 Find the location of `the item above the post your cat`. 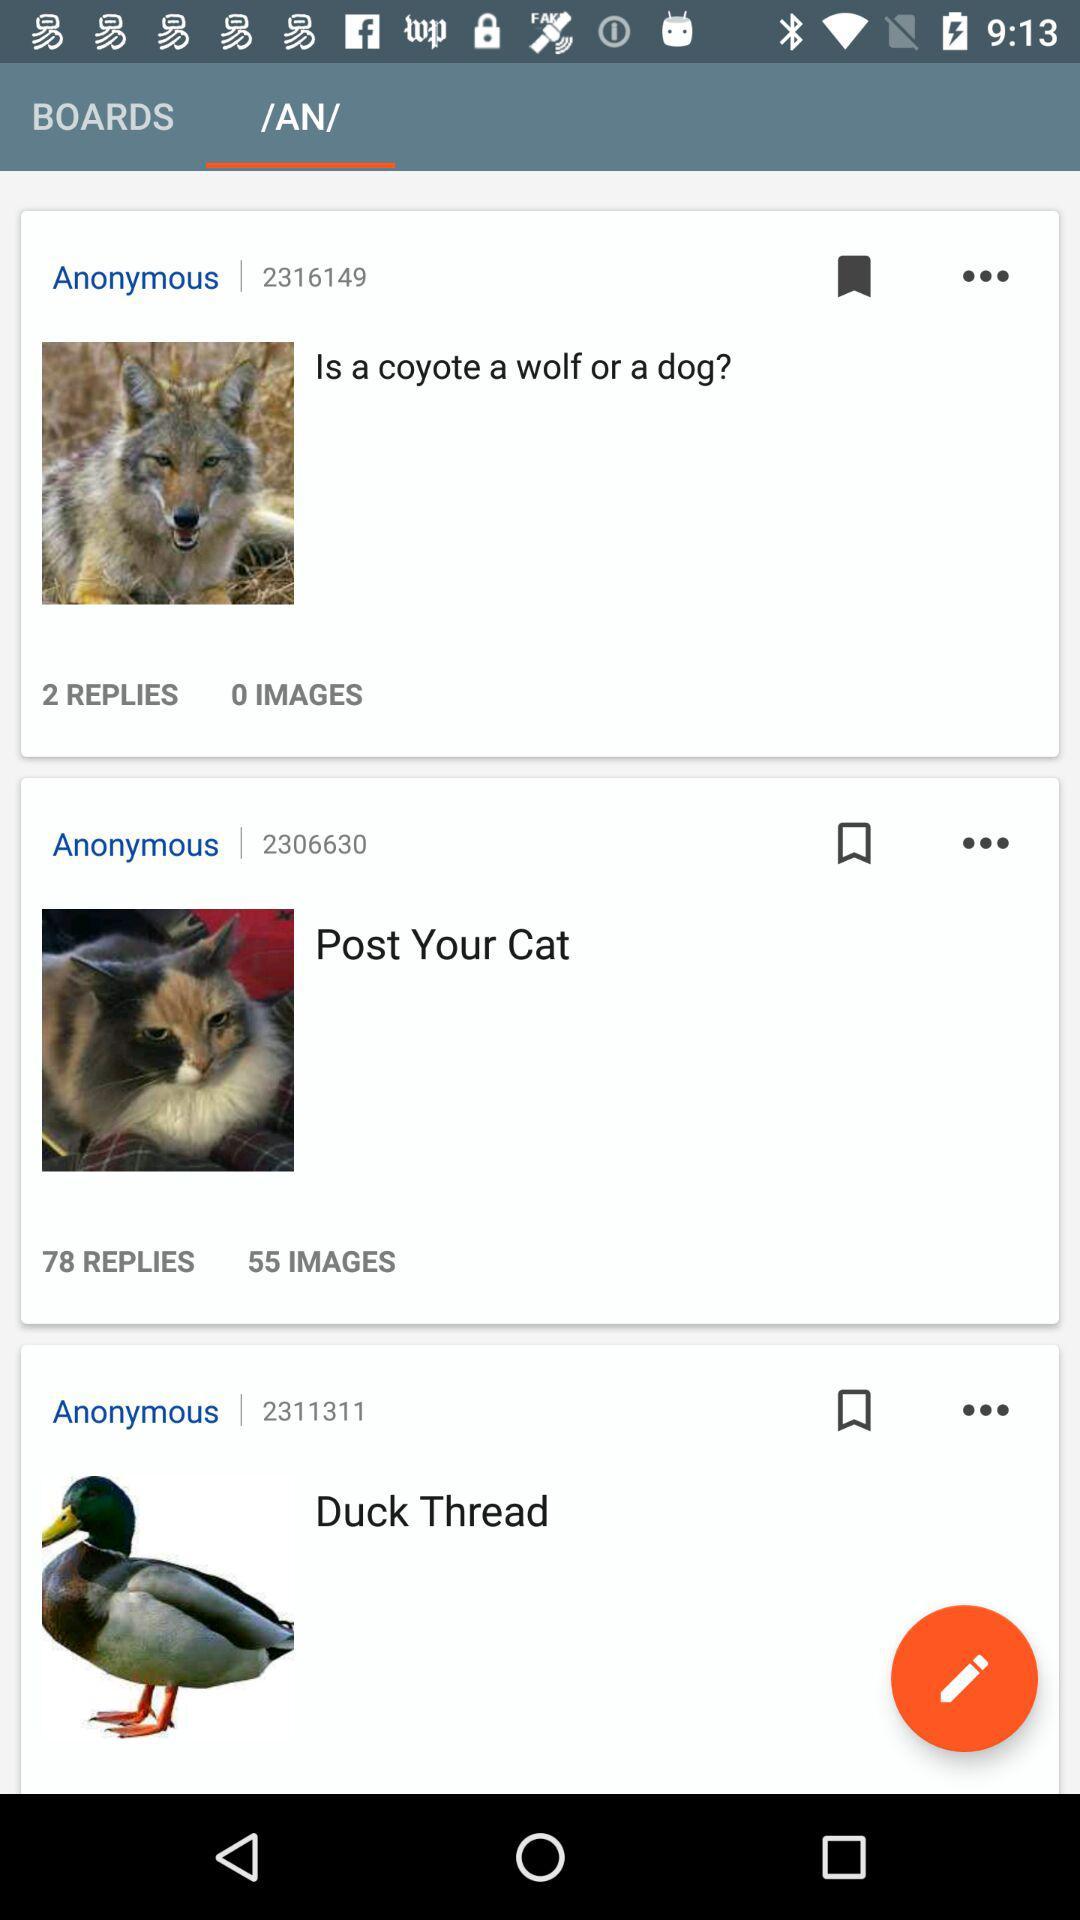

the item above the post your cat is located at coordinates (854, 843).